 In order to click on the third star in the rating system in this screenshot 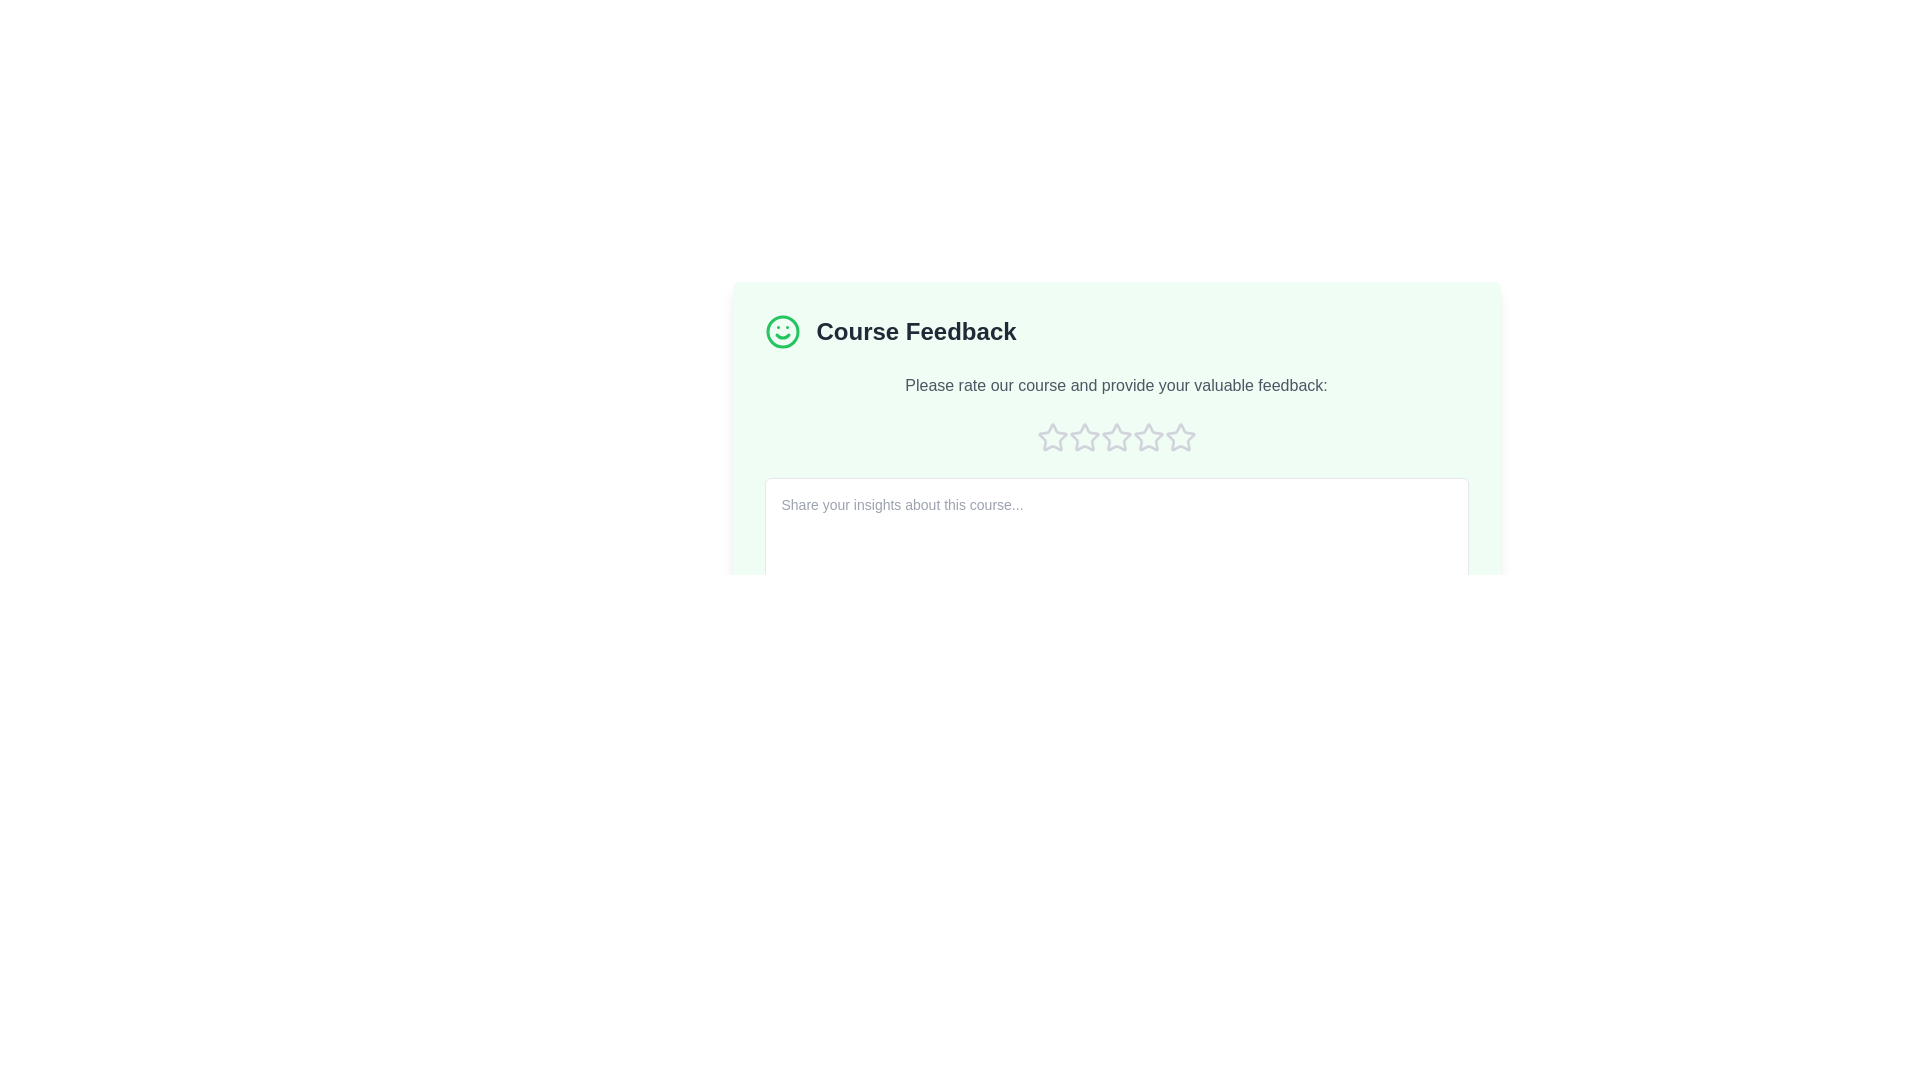, I will do `click(1115, 436)`.